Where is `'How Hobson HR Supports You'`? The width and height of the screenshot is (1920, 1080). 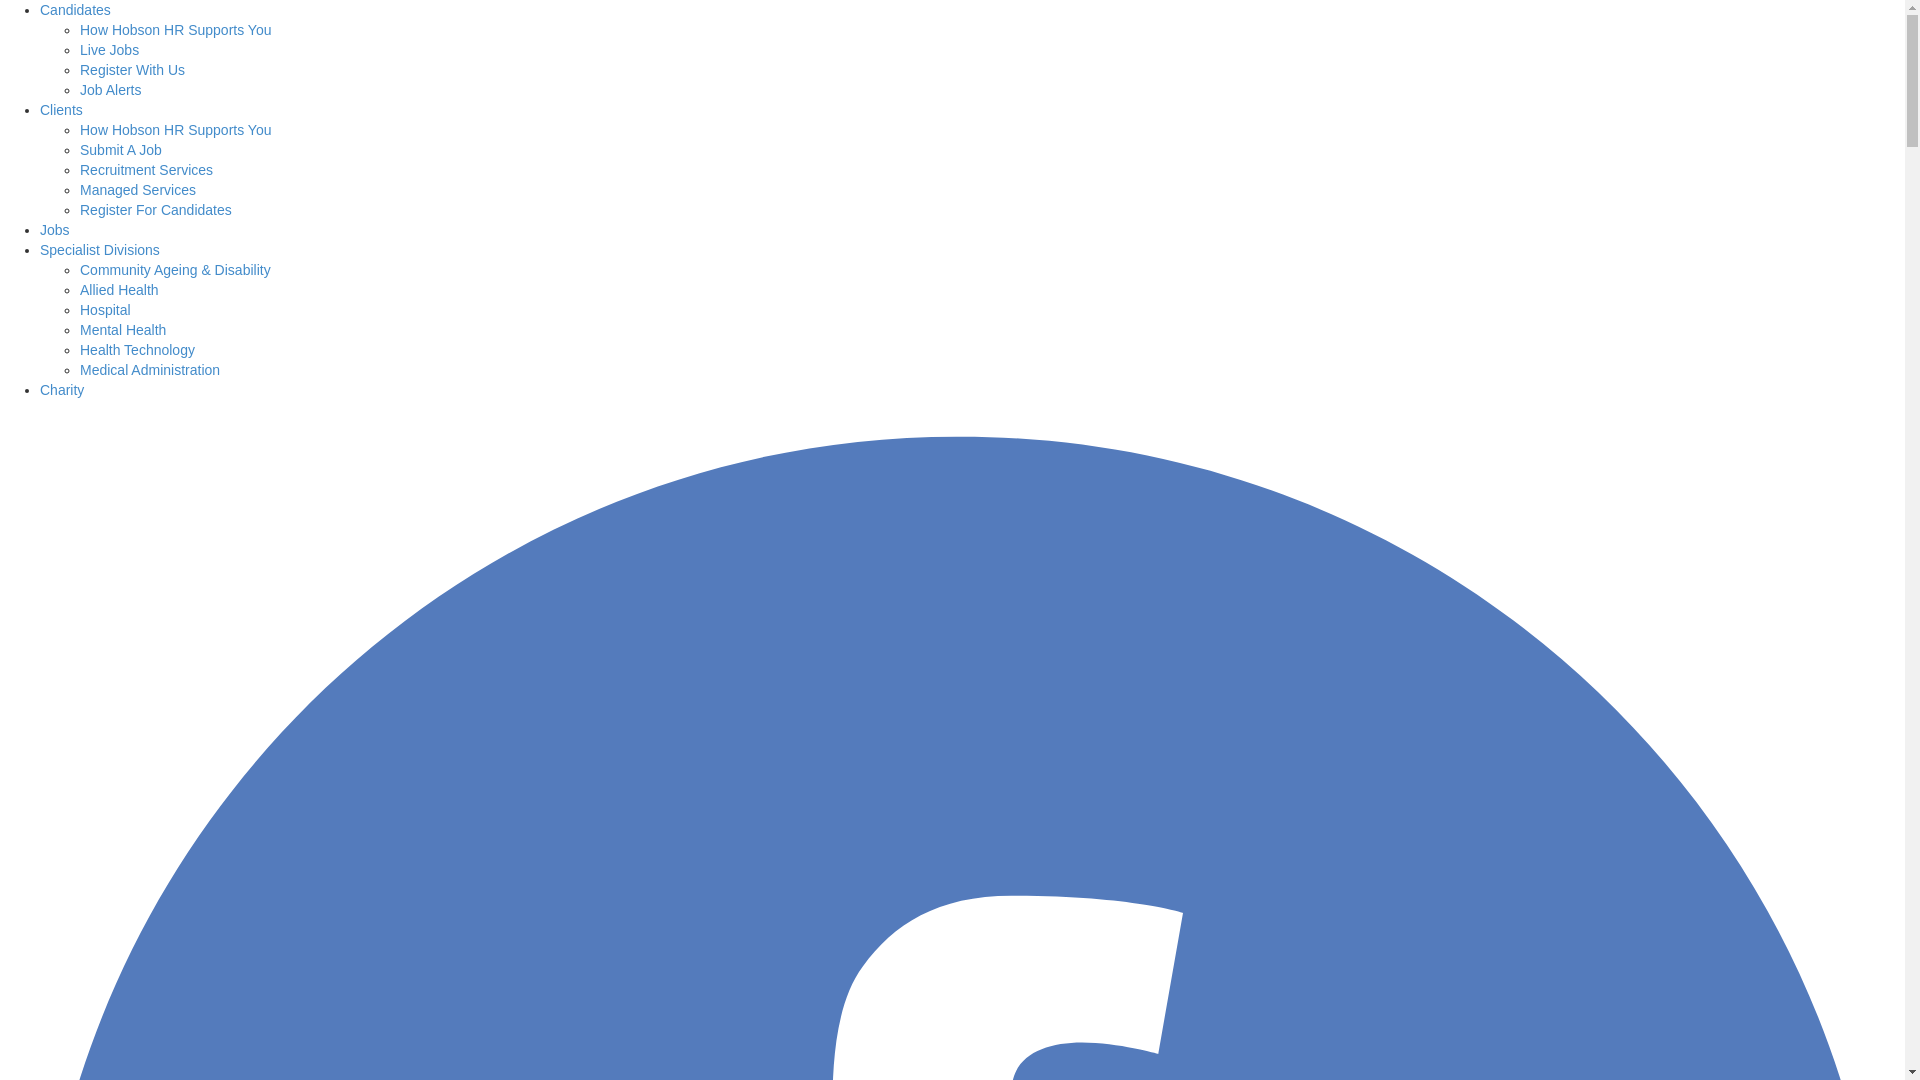
'How Hobson HR Supports You' is located at coordinates (175, 130).